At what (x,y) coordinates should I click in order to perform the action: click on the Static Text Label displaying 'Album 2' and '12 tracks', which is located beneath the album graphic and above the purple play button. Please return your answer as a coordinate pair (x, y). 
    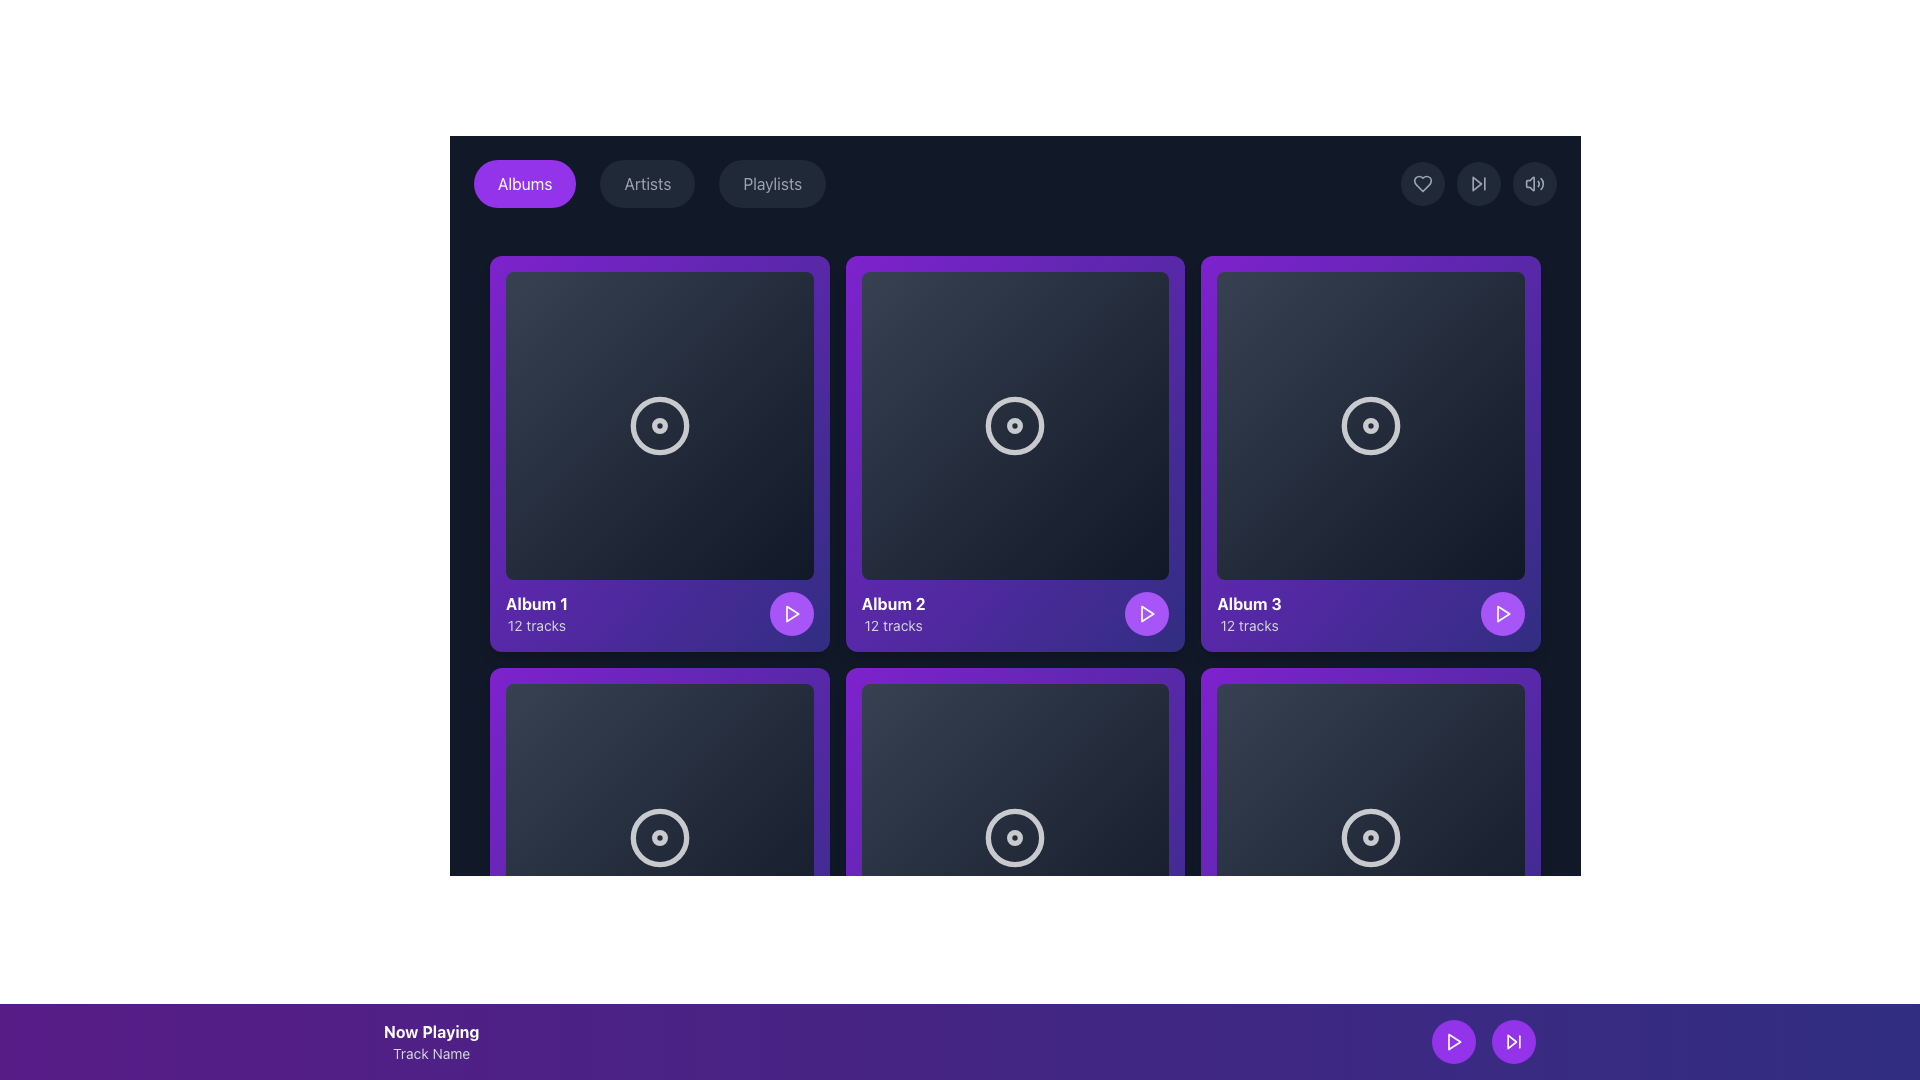
    Looking at the image, I should click on (892, 612).